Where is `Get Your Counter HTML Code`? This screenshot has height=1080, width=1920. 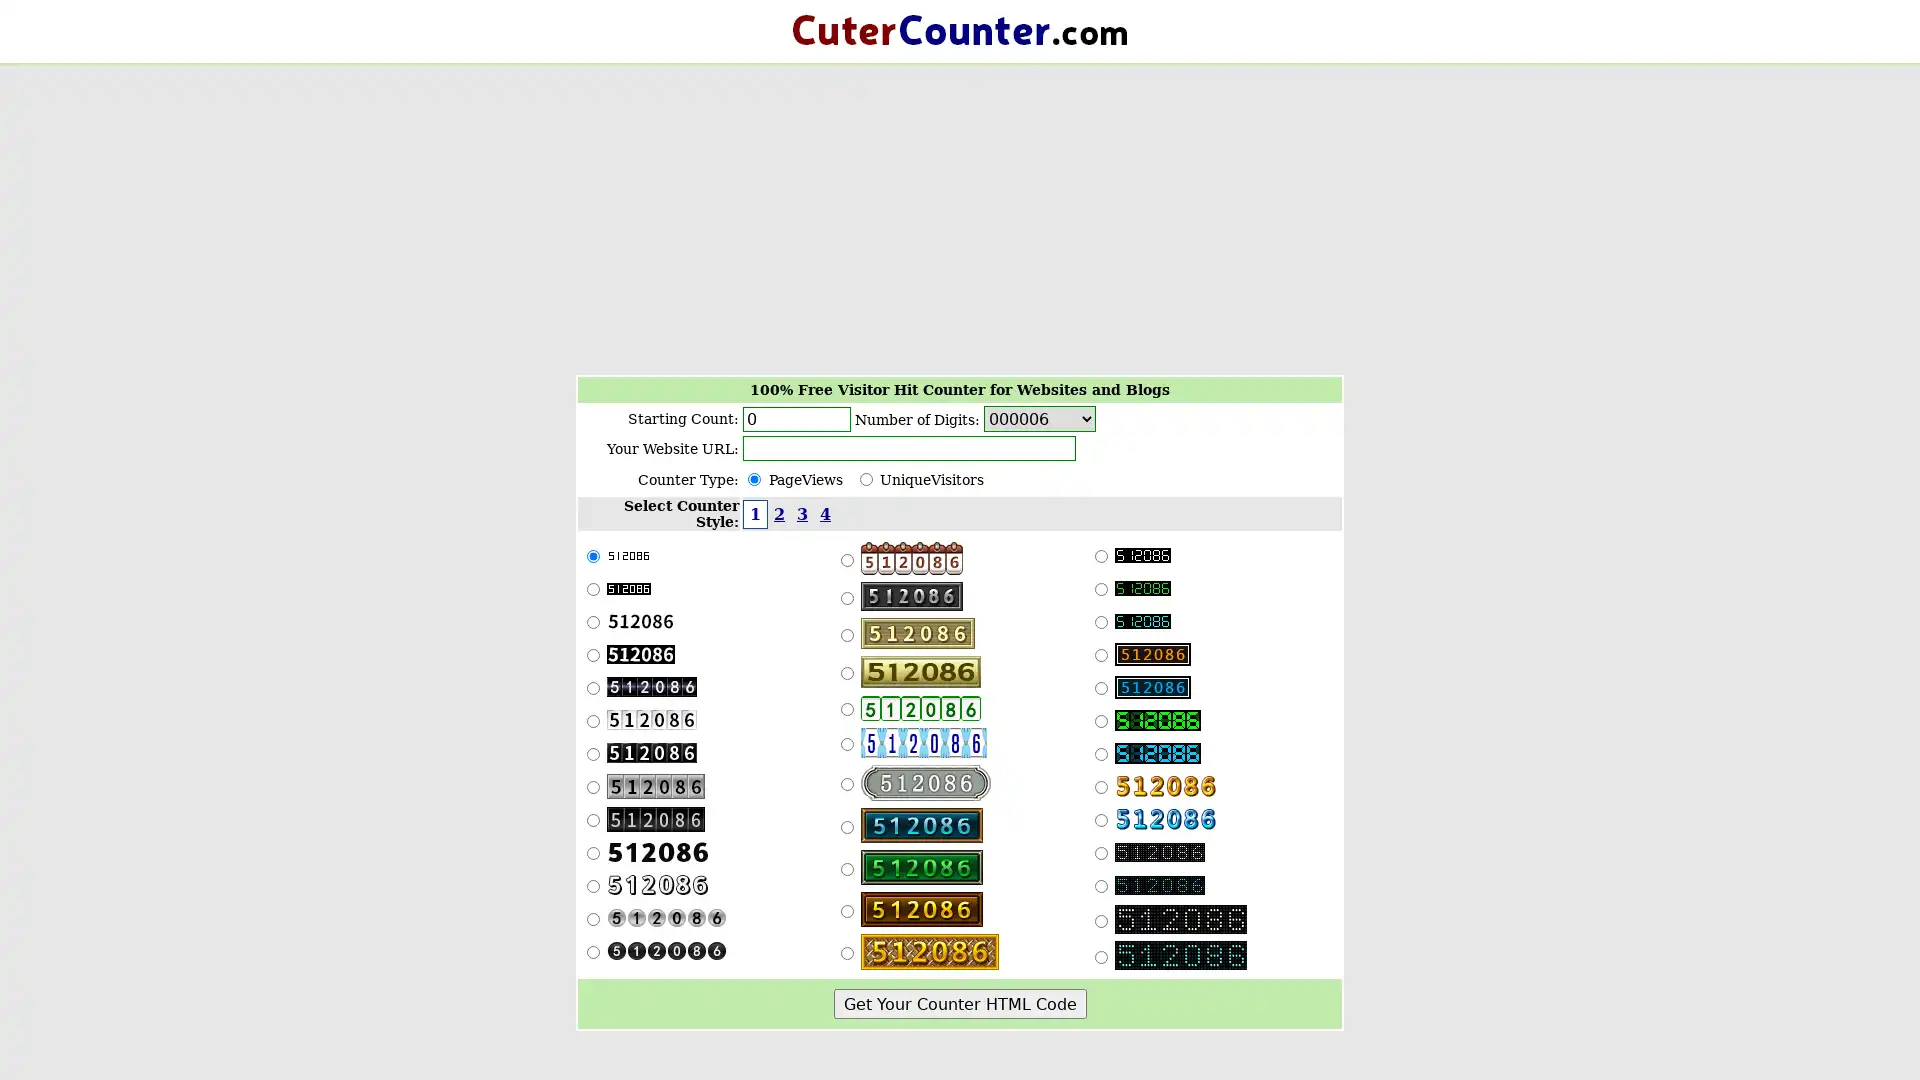
Get Your Counter HTML Code is located at coordinates (958, 1003).